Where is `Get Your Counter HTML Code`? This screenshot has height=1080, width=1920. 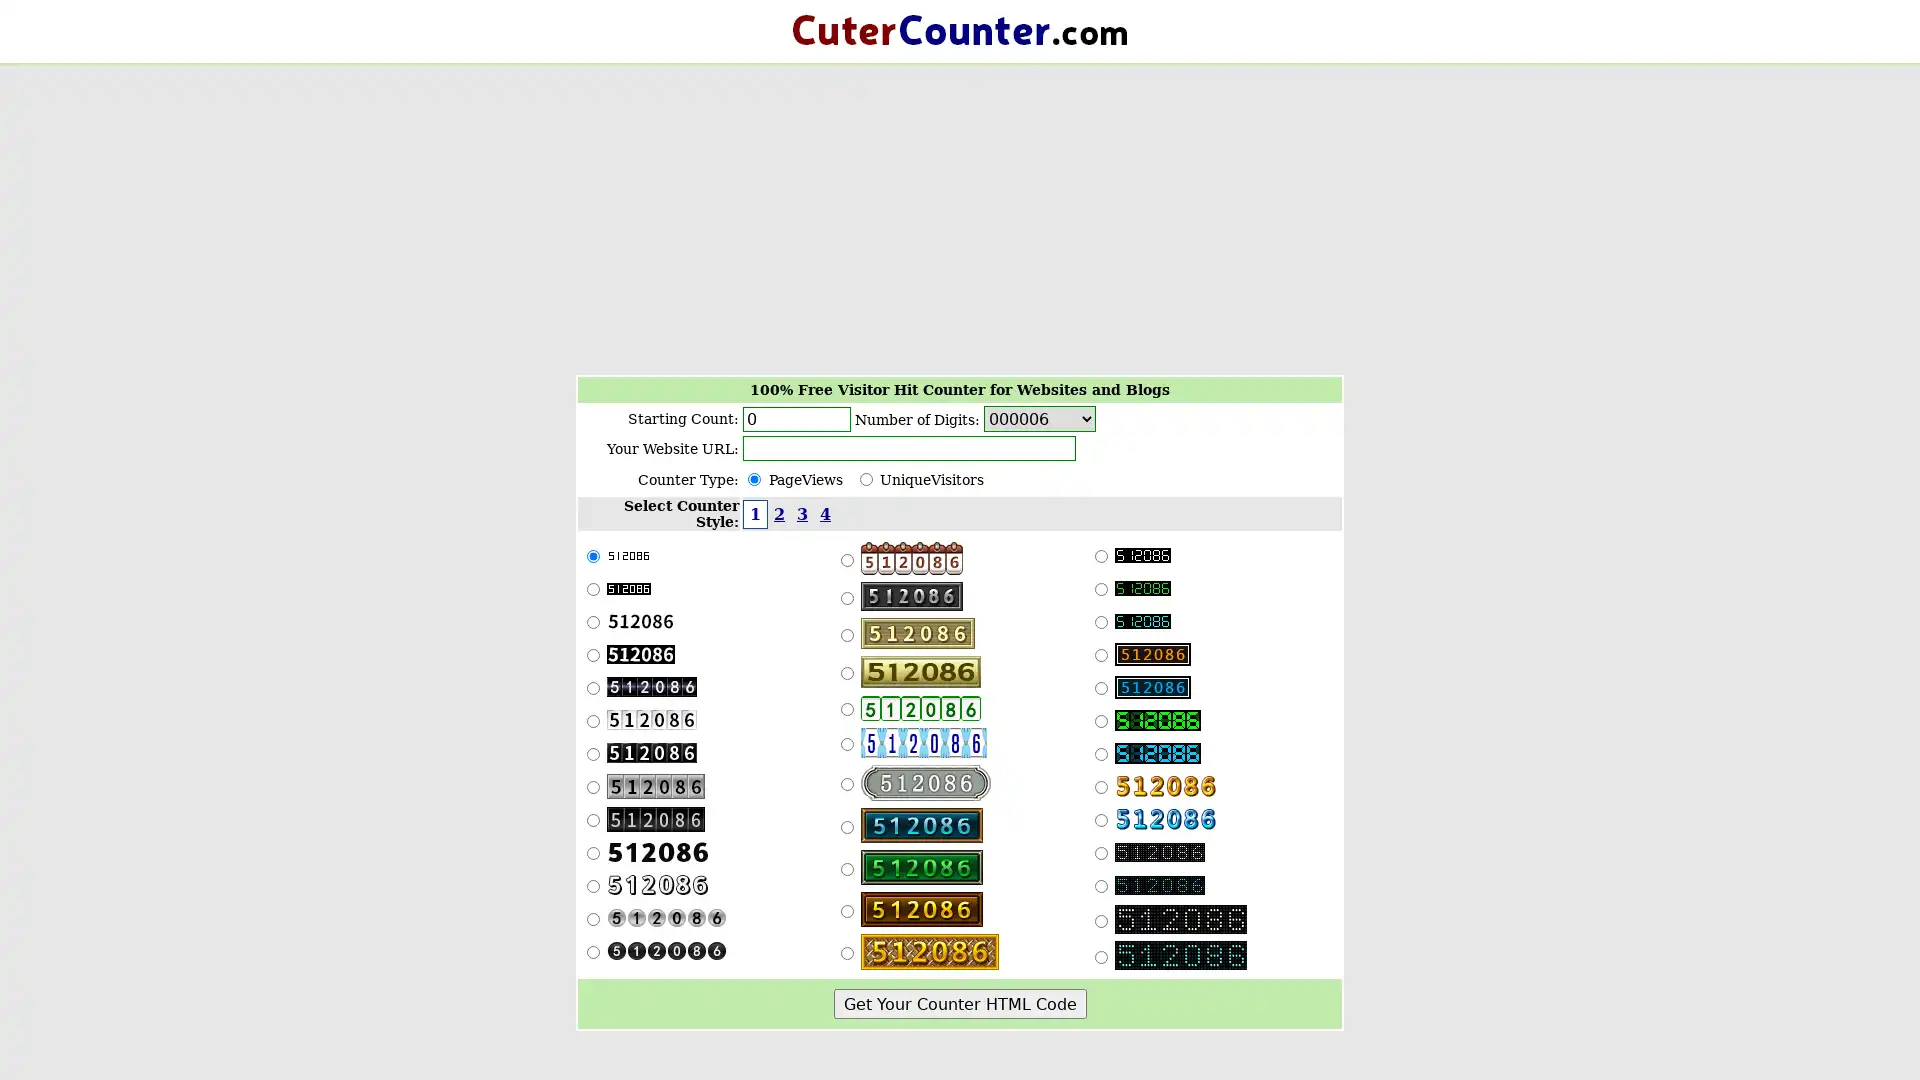
Get Your Counter HTML Code is located at coordinates (958, 1003).